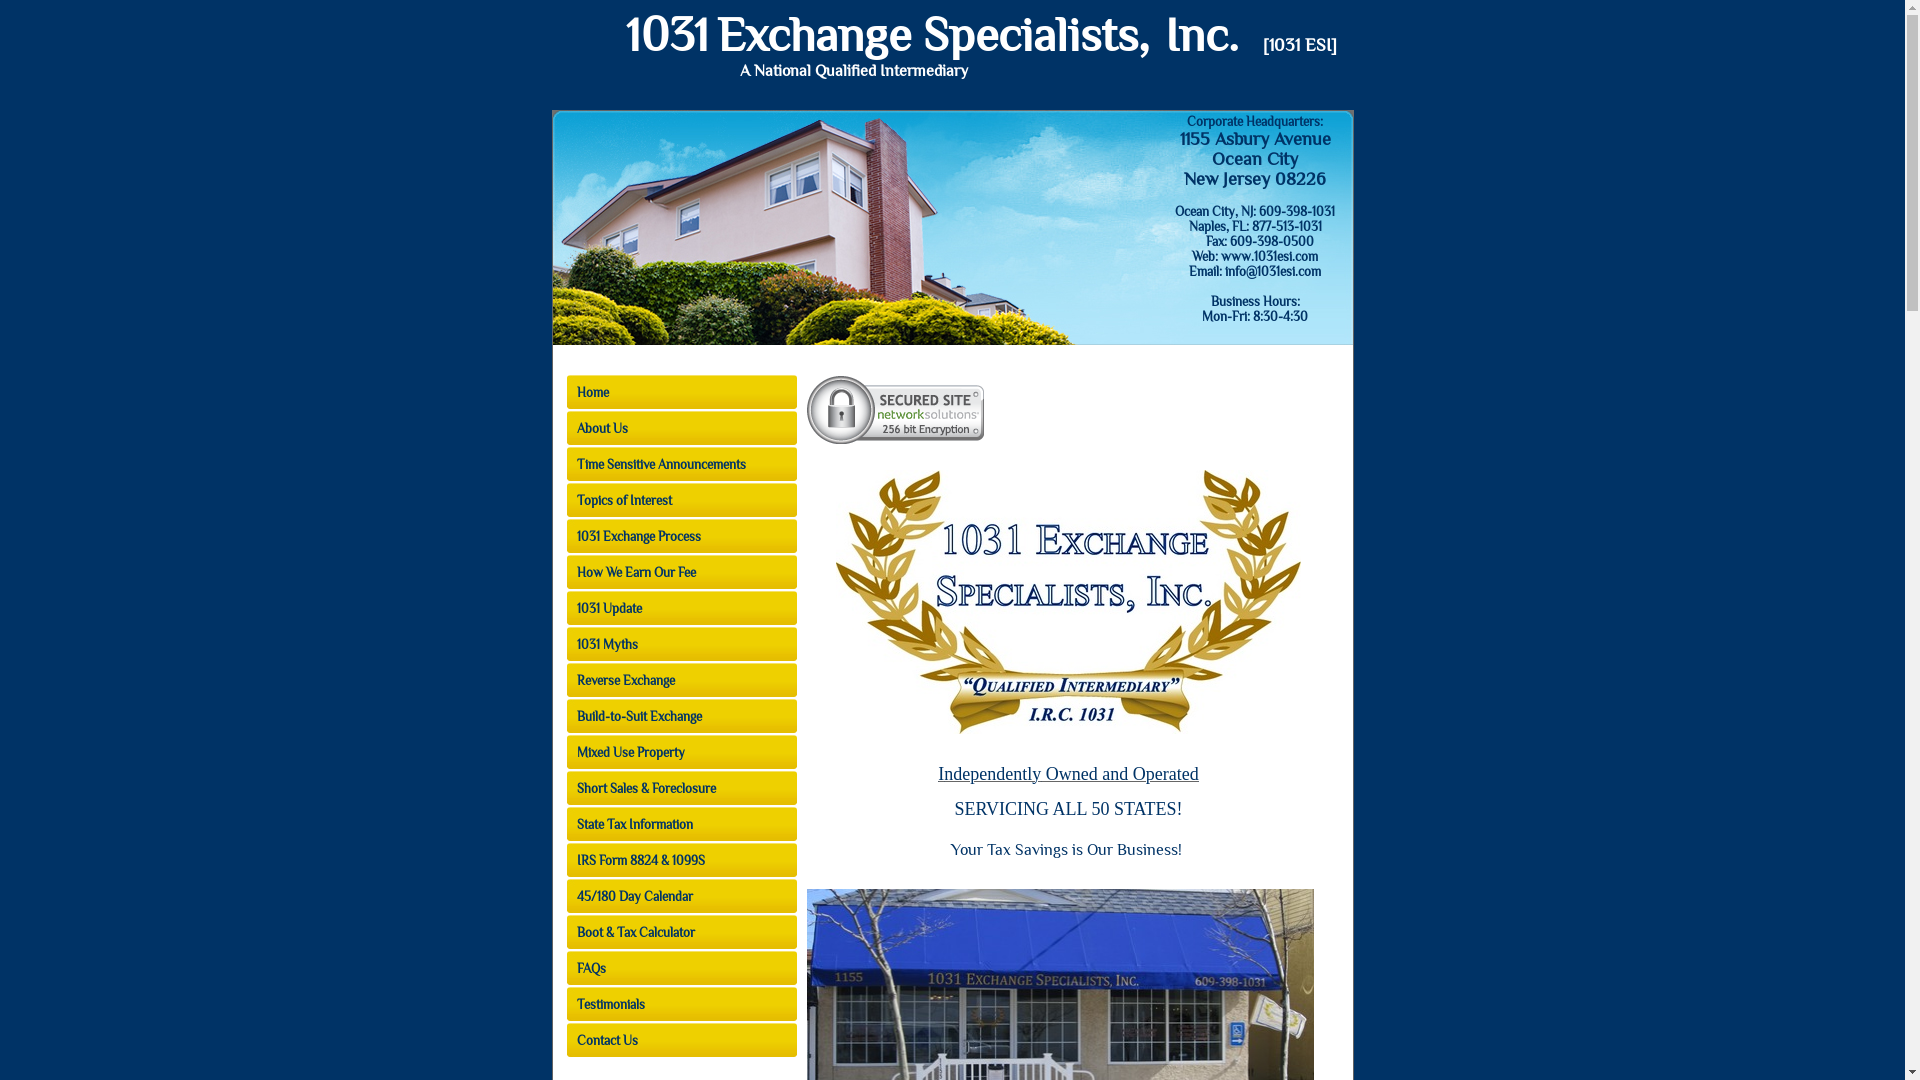 The image size is (1920, 1080). I want to click on 'Testimonials', so click(681, 1004).